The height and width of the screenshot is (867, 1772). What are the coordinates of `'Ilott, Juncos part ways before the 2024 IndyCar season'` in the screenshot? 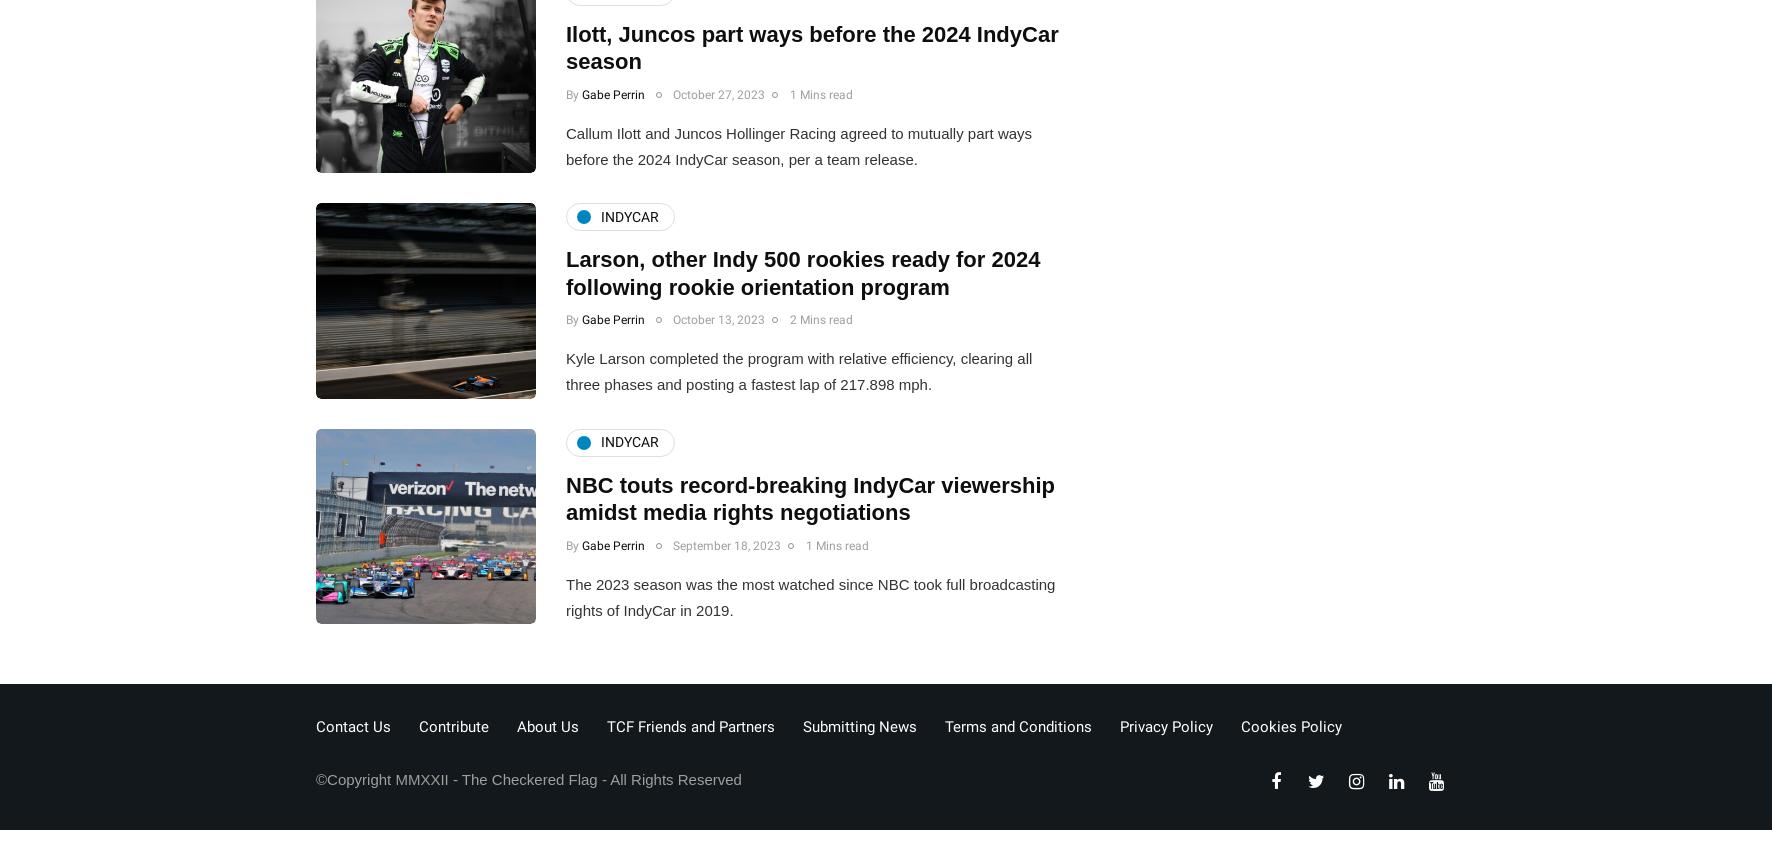 It's located at (811, 47).